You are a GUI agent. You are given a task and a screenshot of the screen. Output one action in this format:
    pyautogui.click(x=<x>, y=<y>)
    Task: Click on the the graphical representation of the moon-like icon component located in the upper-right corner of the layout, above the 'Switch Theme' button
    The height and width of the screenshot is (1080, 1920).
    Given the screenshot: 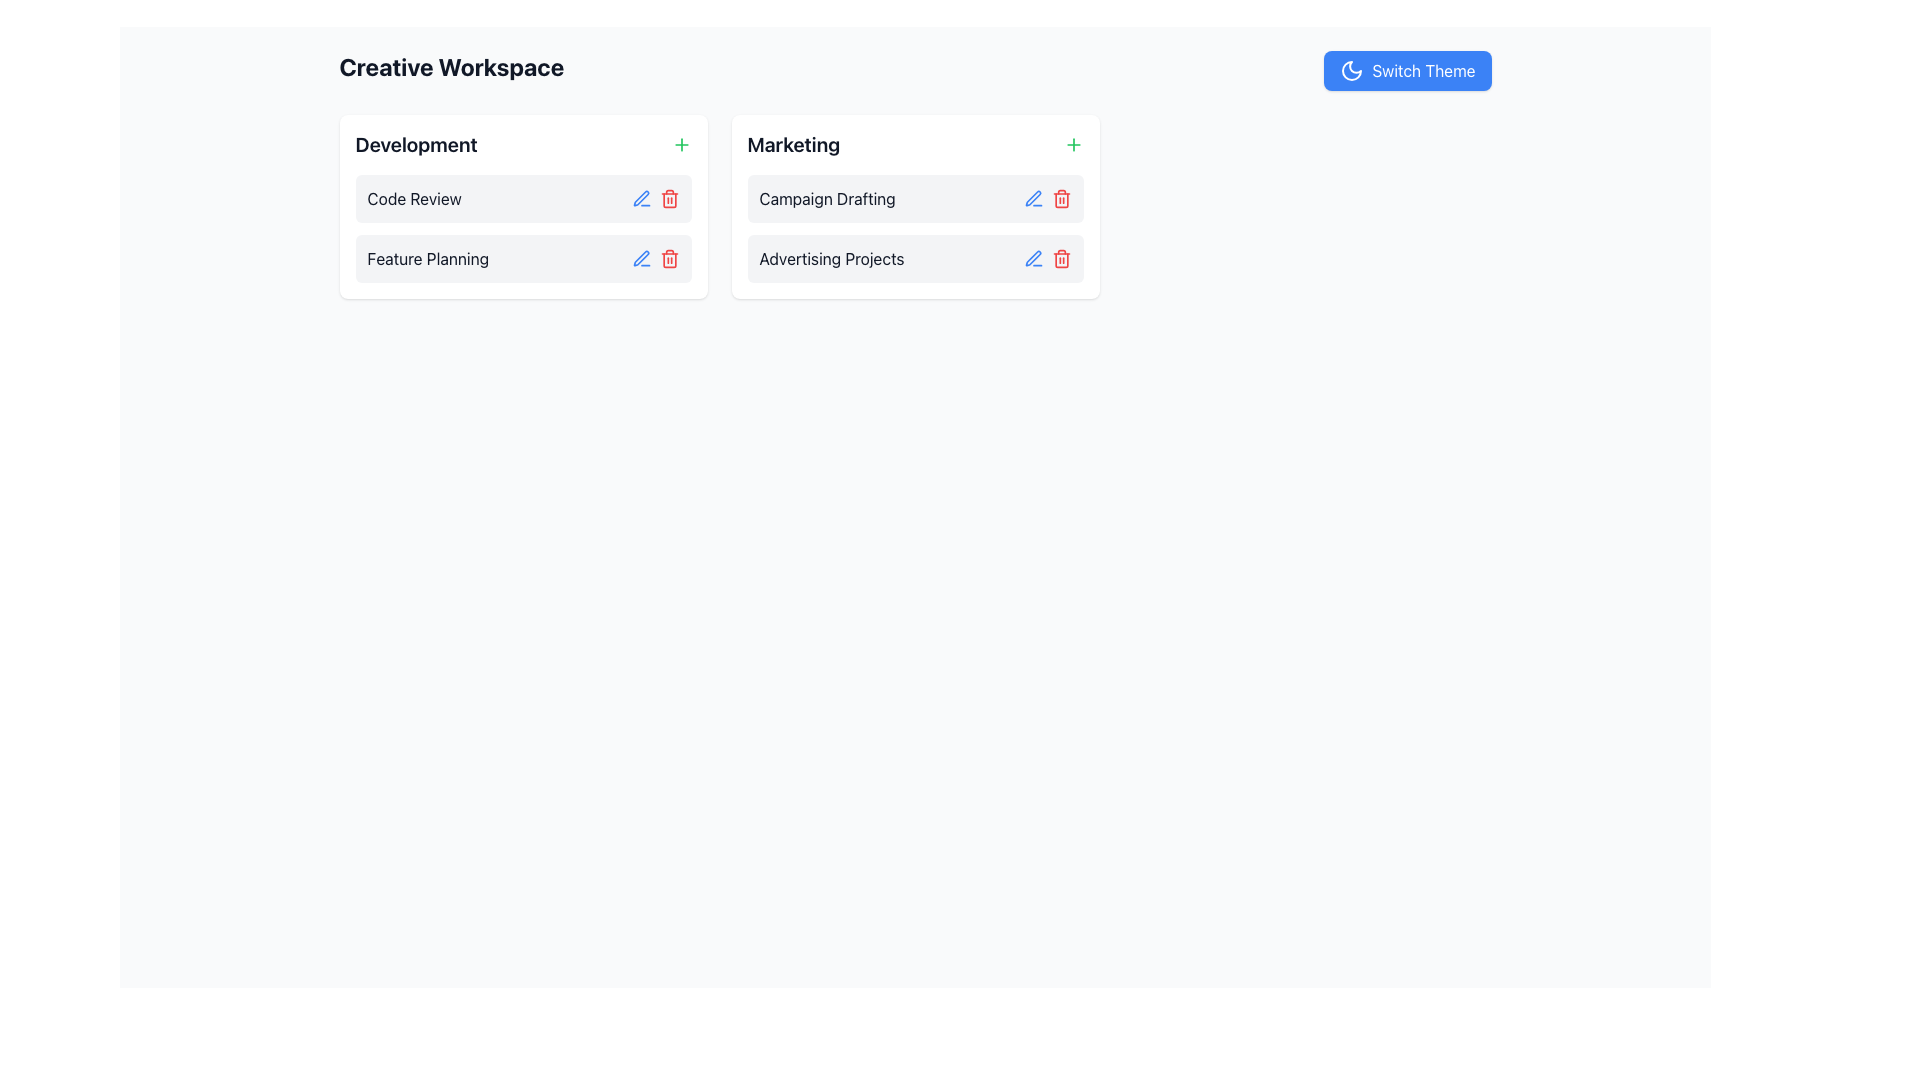 What is the action you would take?
    pyautogui.click(x=1352, y=69)
    